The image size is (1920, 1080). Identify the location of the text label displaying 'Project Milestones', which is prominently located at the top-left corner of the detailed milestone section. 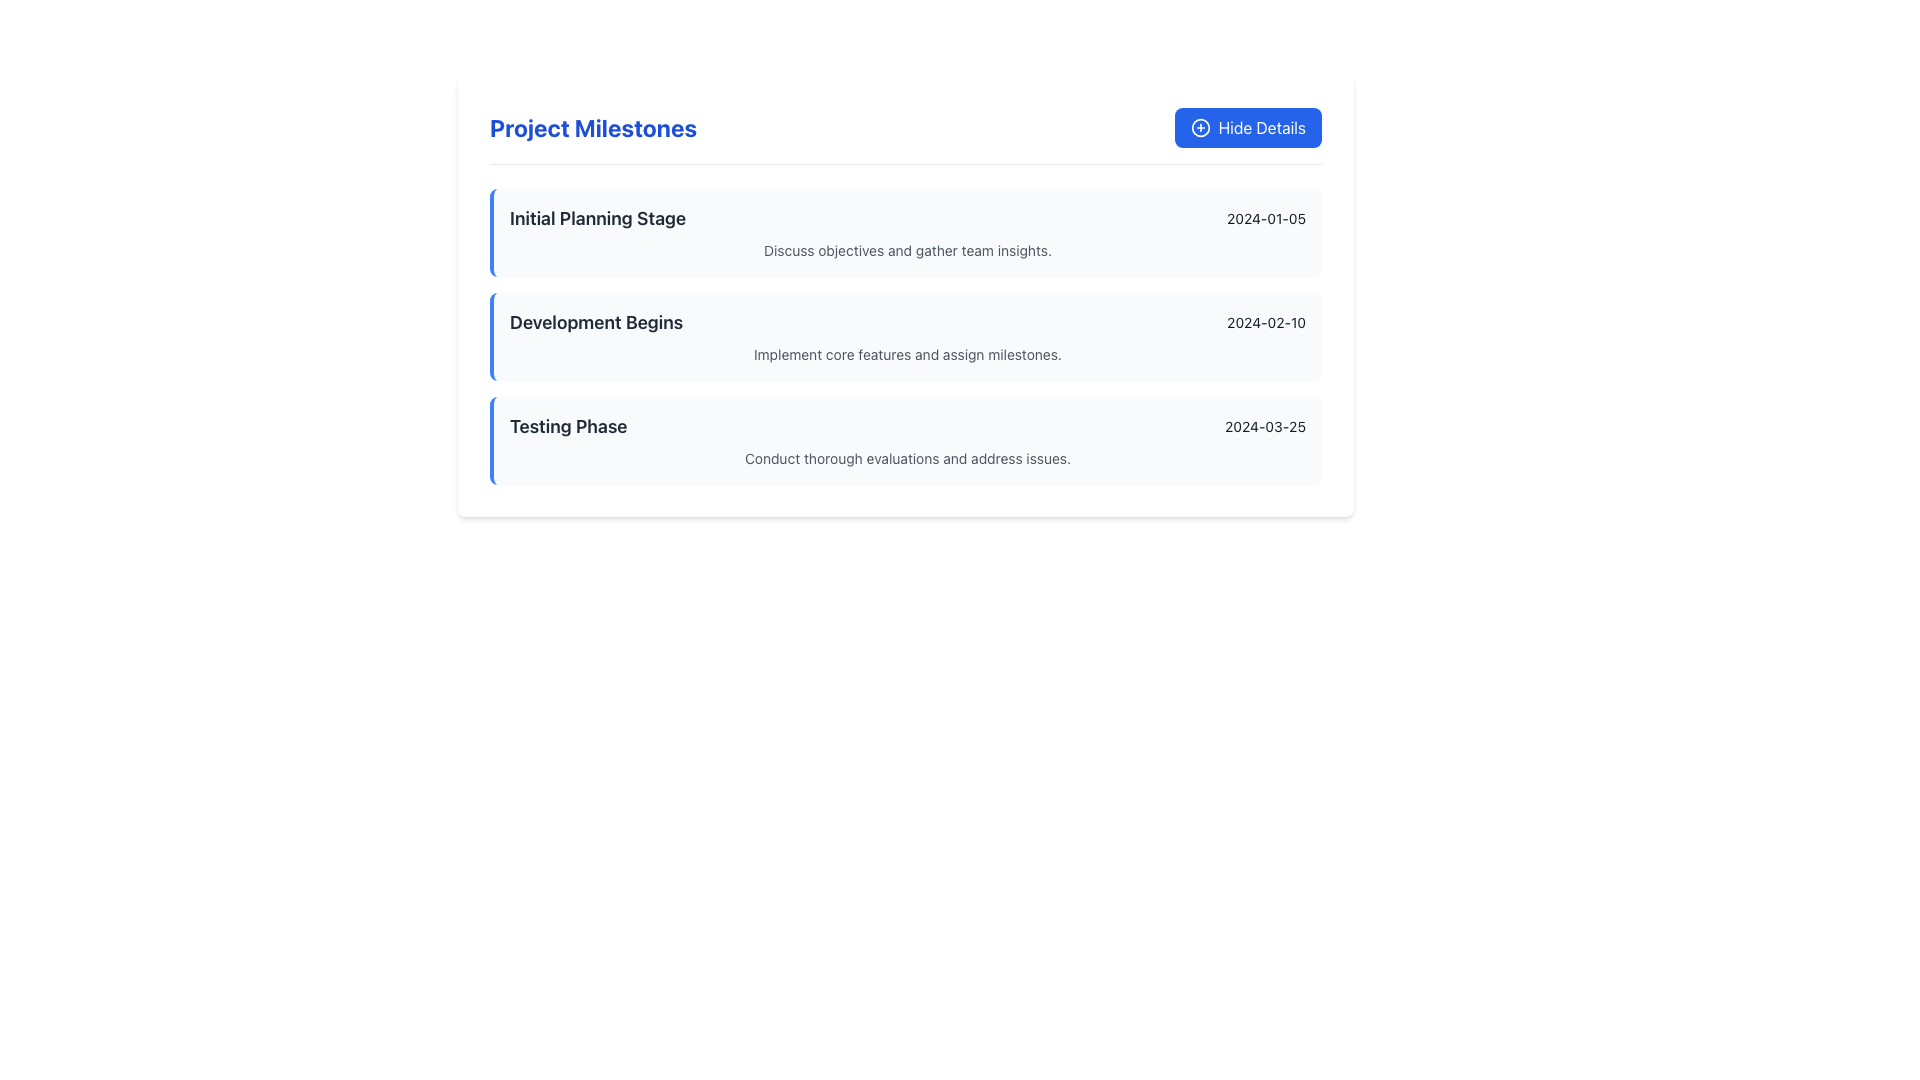
(592, 127).